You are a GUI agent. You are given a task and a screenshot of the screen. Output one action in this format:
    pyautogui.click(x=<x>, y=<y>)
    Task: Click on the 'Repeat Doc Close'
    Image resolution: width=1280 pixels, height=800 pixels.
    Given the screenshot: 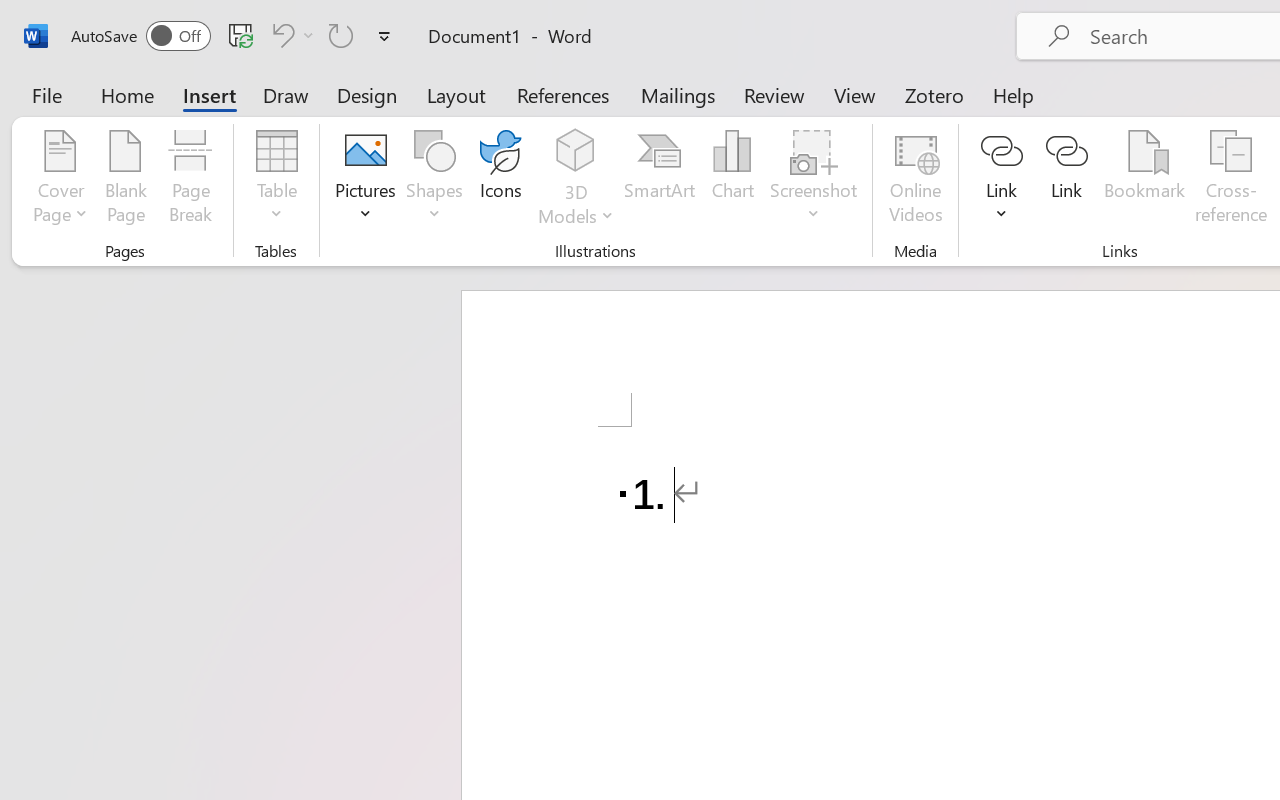 What is the action you would take?
    pyautogui.click(x=341, y=34)
    